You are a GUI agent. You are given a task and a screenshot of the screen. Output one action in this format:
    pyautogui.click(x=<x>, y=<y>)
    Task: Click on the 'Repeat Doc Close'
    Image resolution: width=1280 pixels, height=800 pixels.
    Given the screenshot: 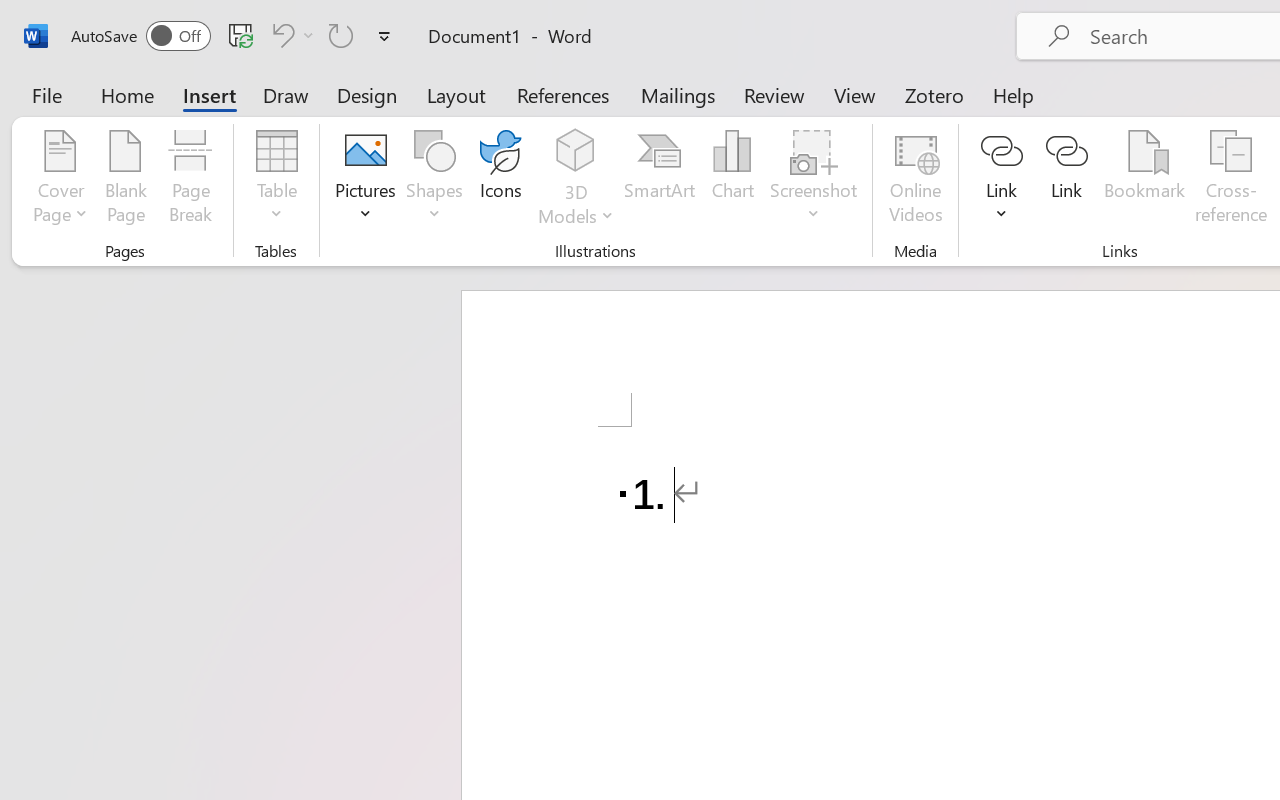 What is the action you would take?
    pyautogui.click(x=341, y=34)
    